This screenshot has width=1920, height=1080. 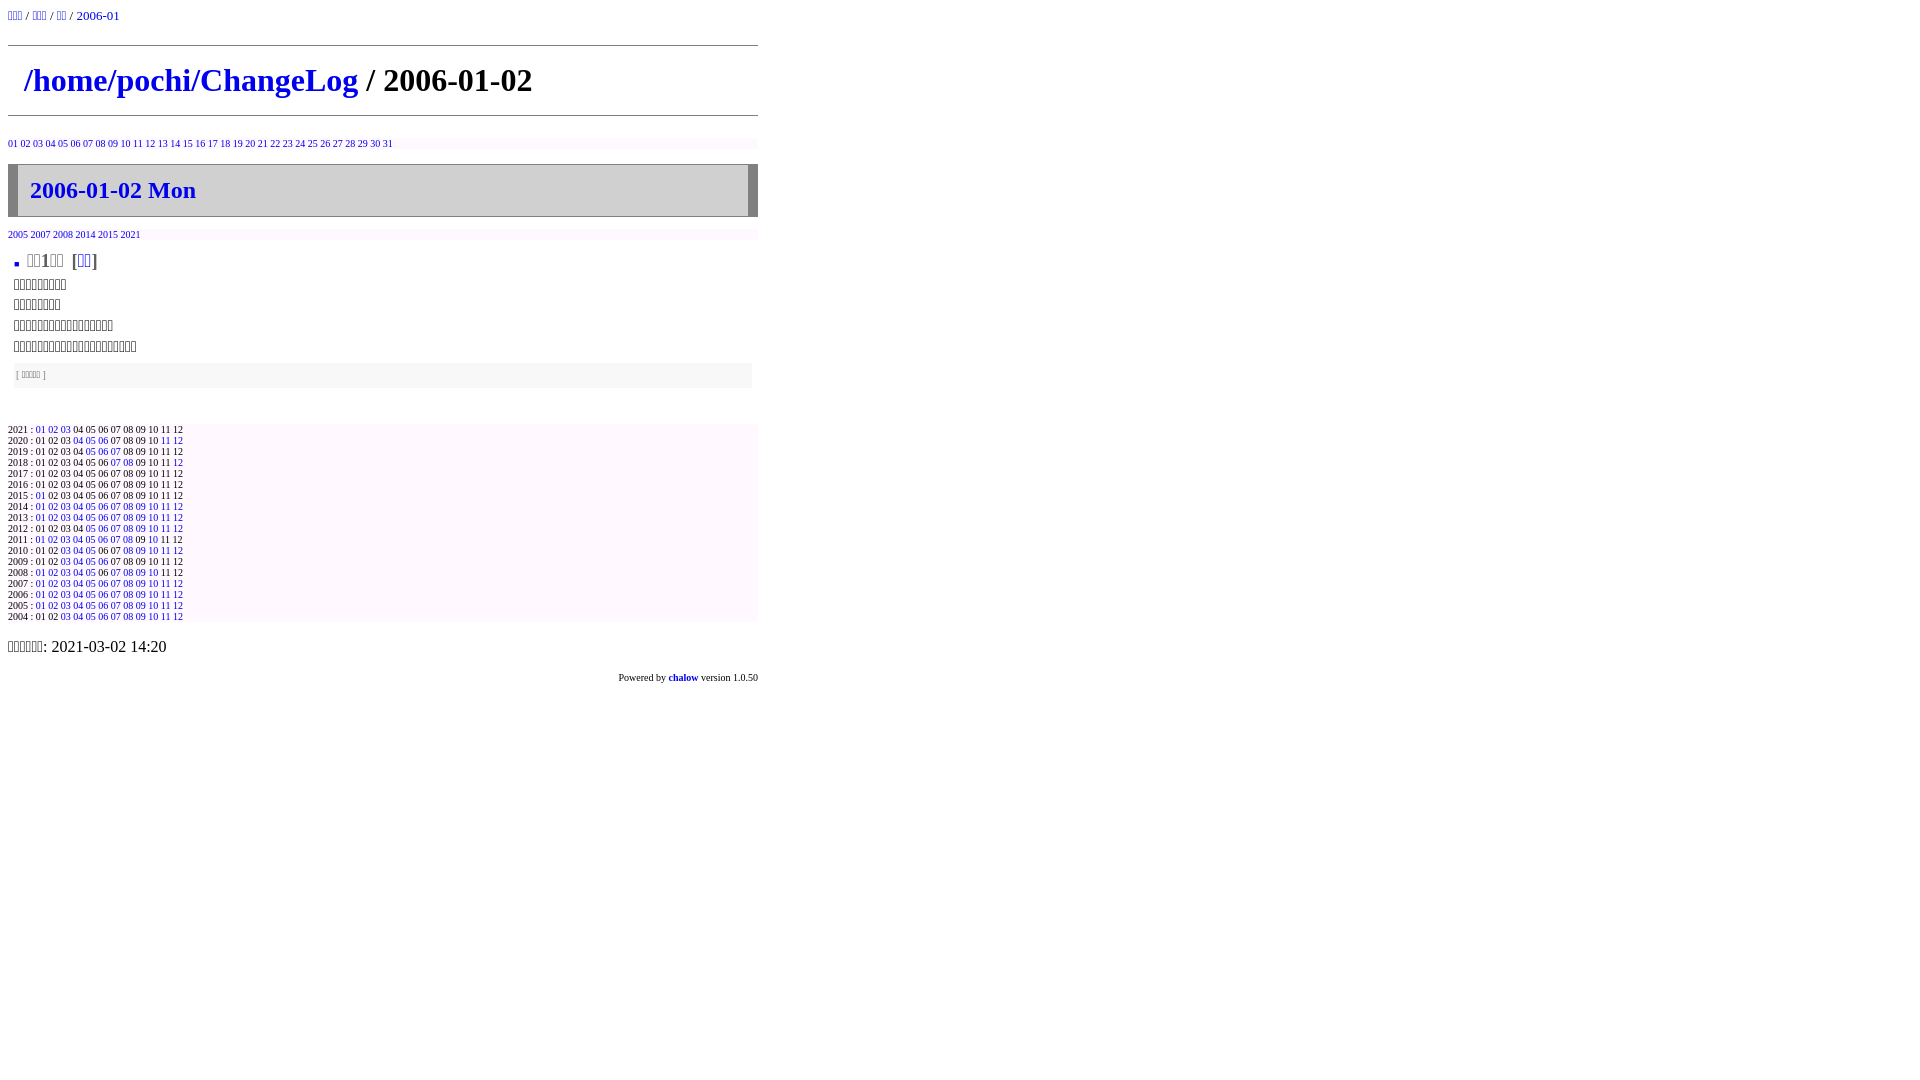 What do you see at coordinates (332, 142) in the screenshot?
I see `'27'` at bounding box center [332, 142].